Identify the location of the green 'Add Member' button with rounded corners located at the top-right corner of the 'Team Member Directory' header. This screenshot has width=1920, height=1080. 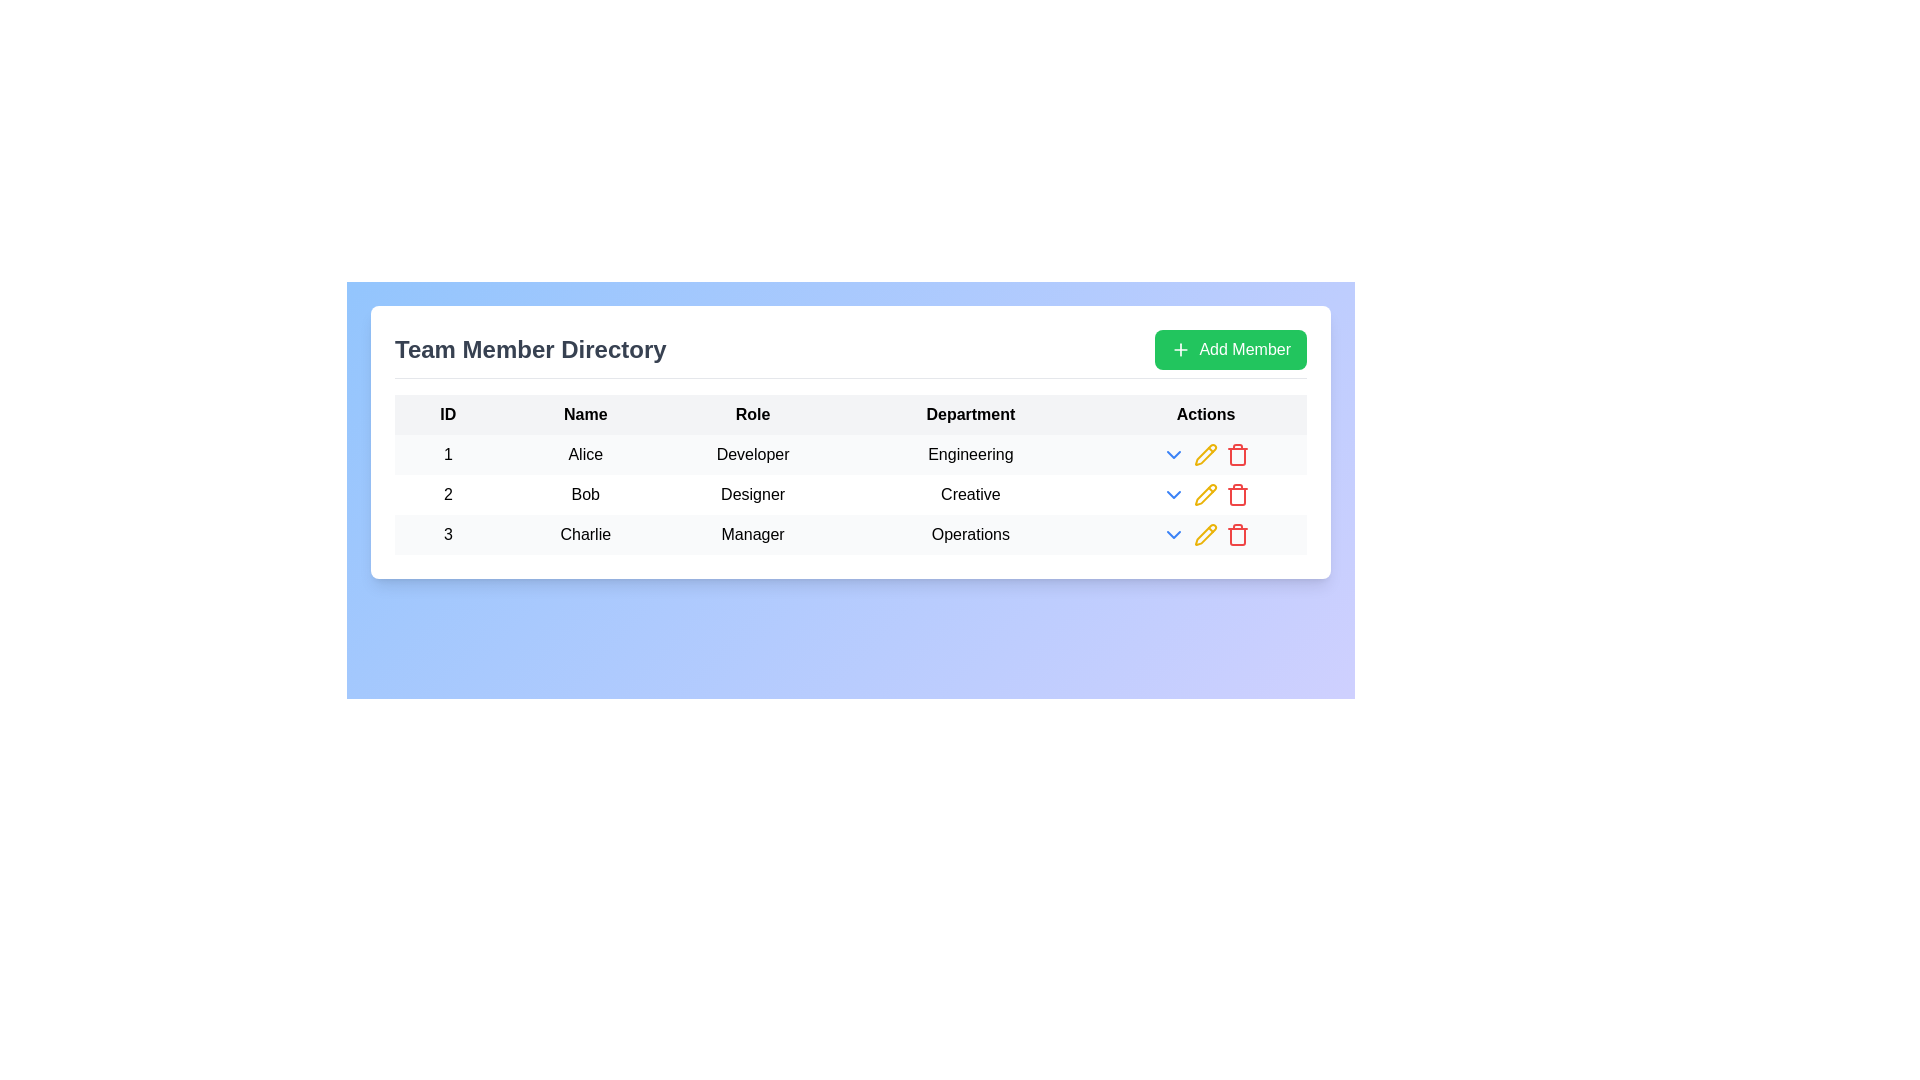
(1230, 349).